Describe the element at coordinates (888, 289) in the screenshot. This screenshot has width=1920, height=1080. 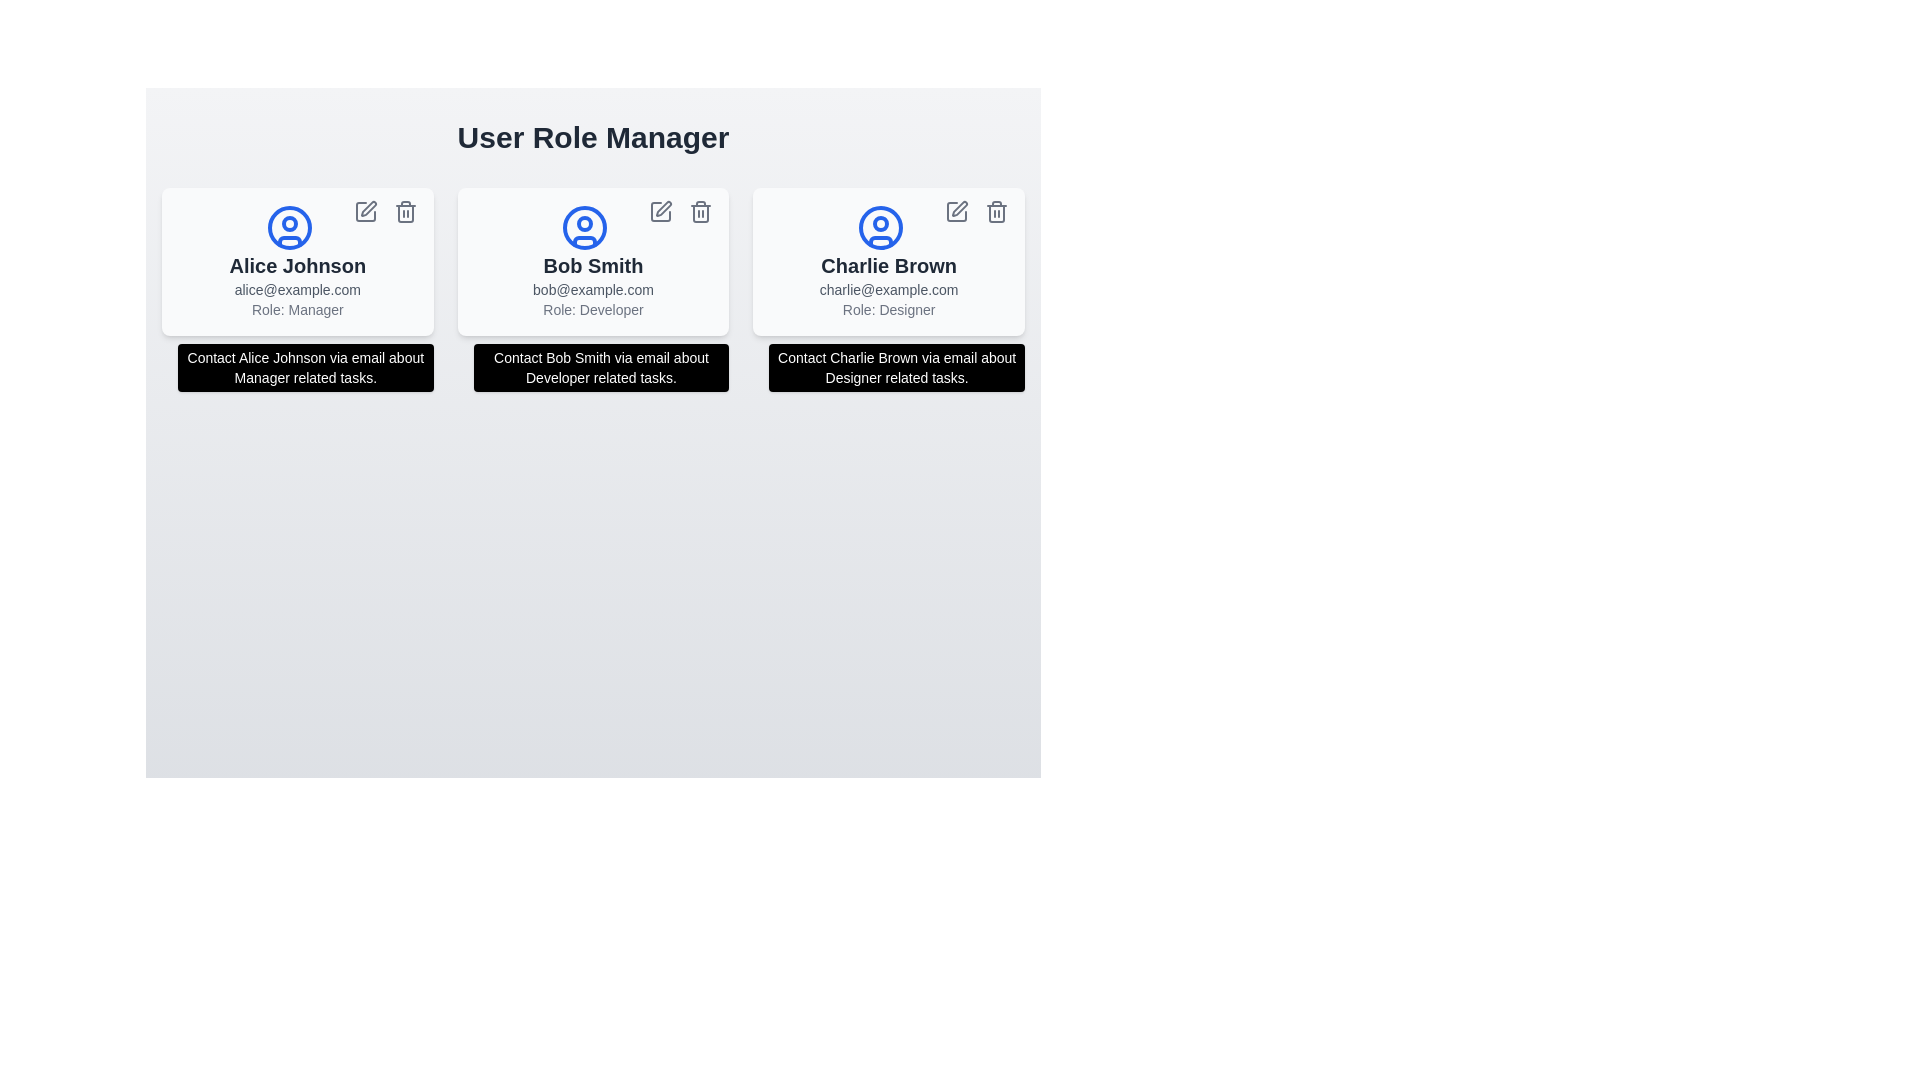
I see `the static text displaying the email address 'charlie@example.com' associated with 'Charlie Brown', located within the profile card below the name and above the role description` at that location.